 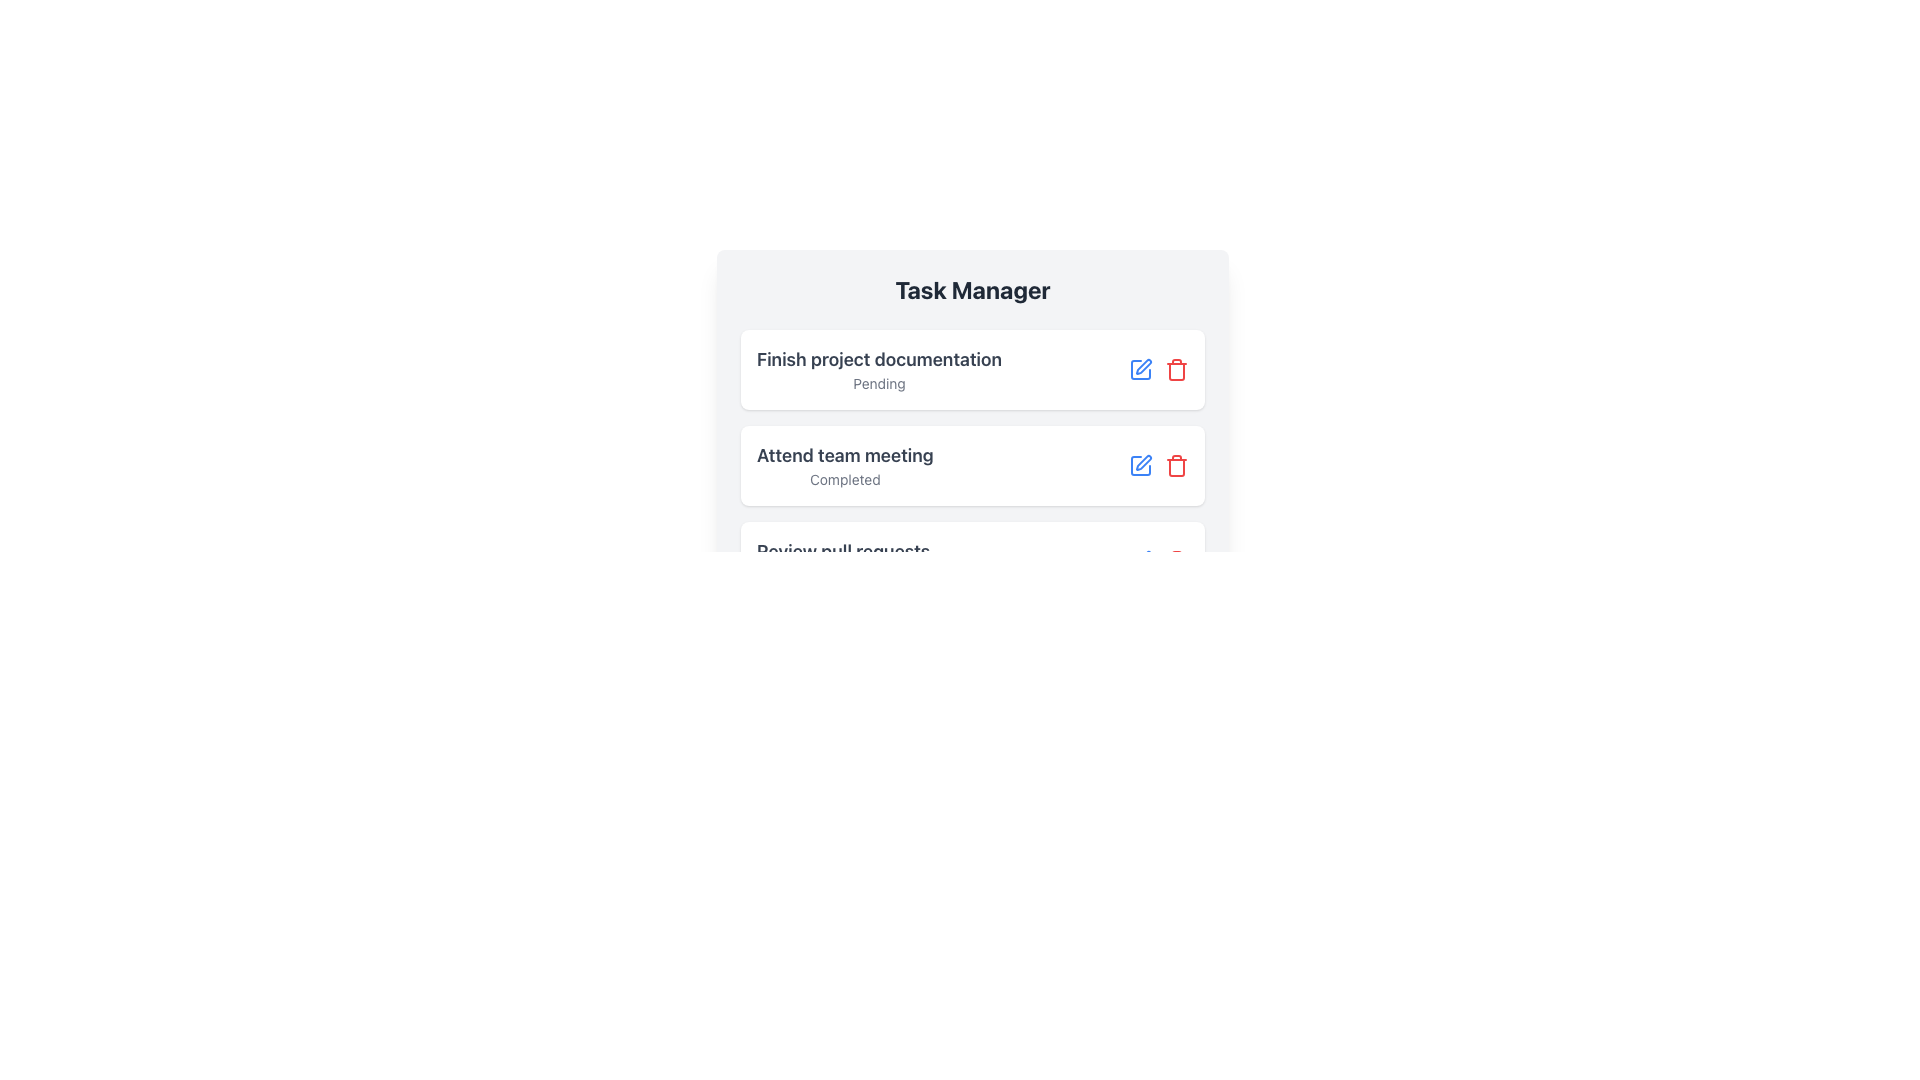 What do you see at coordinates (843, 551) in the screenshot?
I see `the Text label that serves as a heading or descriptor for the third task in the task manager interface, located in the lower-left region of the third task panel, just above the 'In Progress' label` at bounding box center [843, 551].